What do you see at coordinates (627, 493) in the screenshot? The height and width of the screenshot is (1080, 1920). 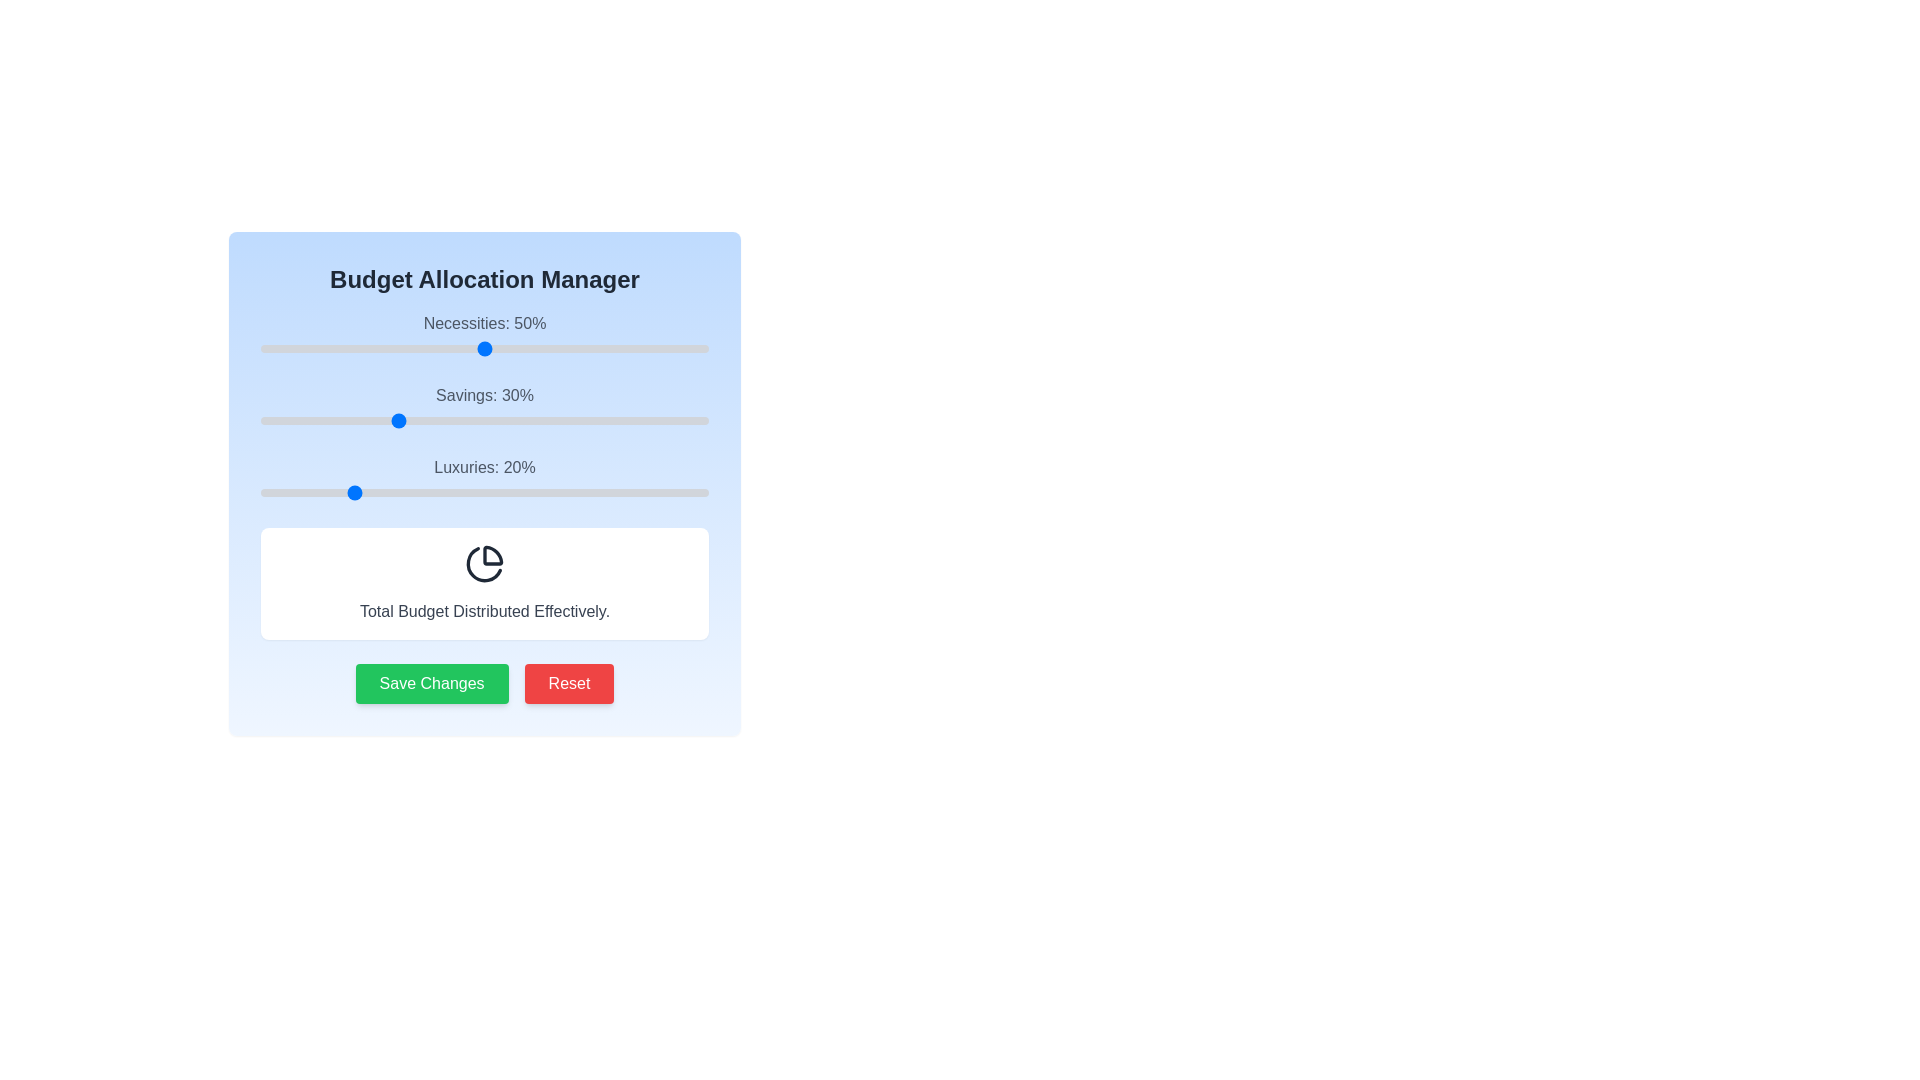 I see `the luxuries allocation` at bounding box center [627, 493].